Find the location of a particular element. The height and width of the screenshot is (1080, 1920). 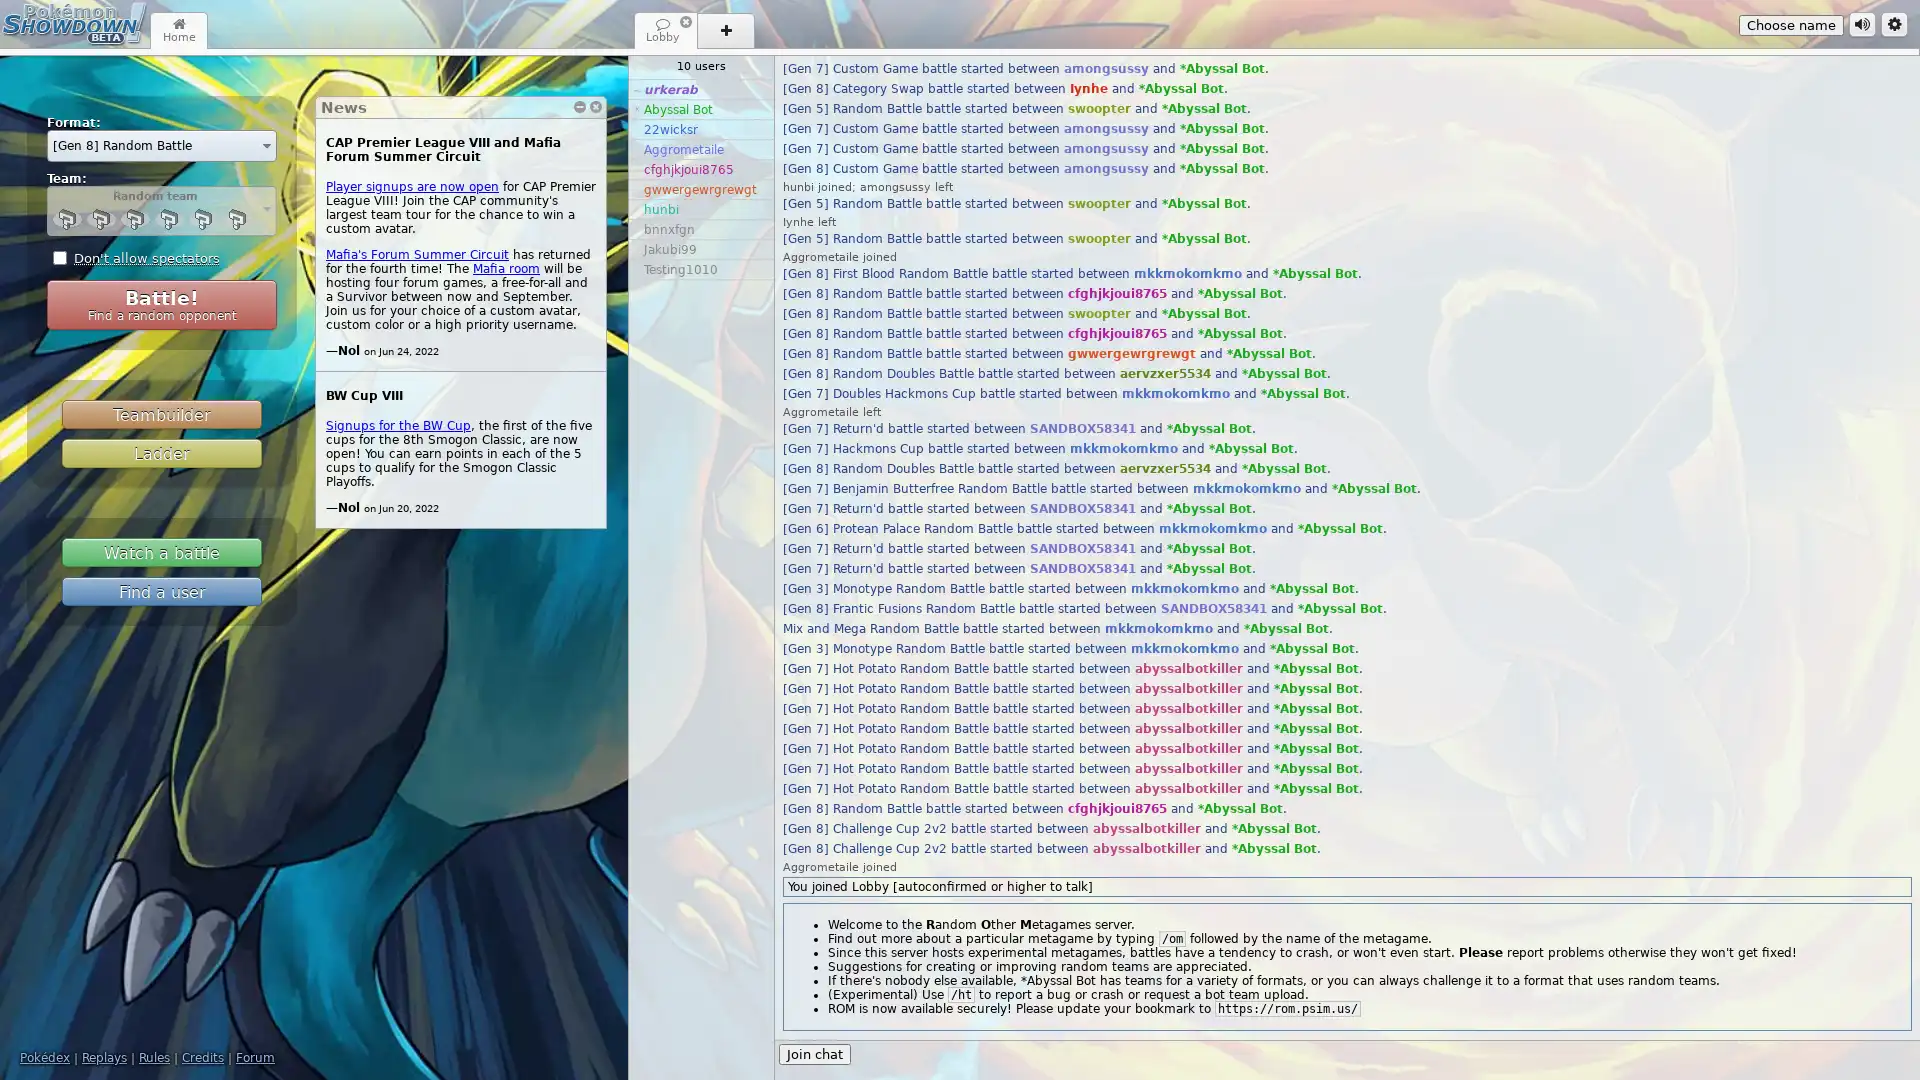

Jakubi99 is located at coordinates (701, 248).